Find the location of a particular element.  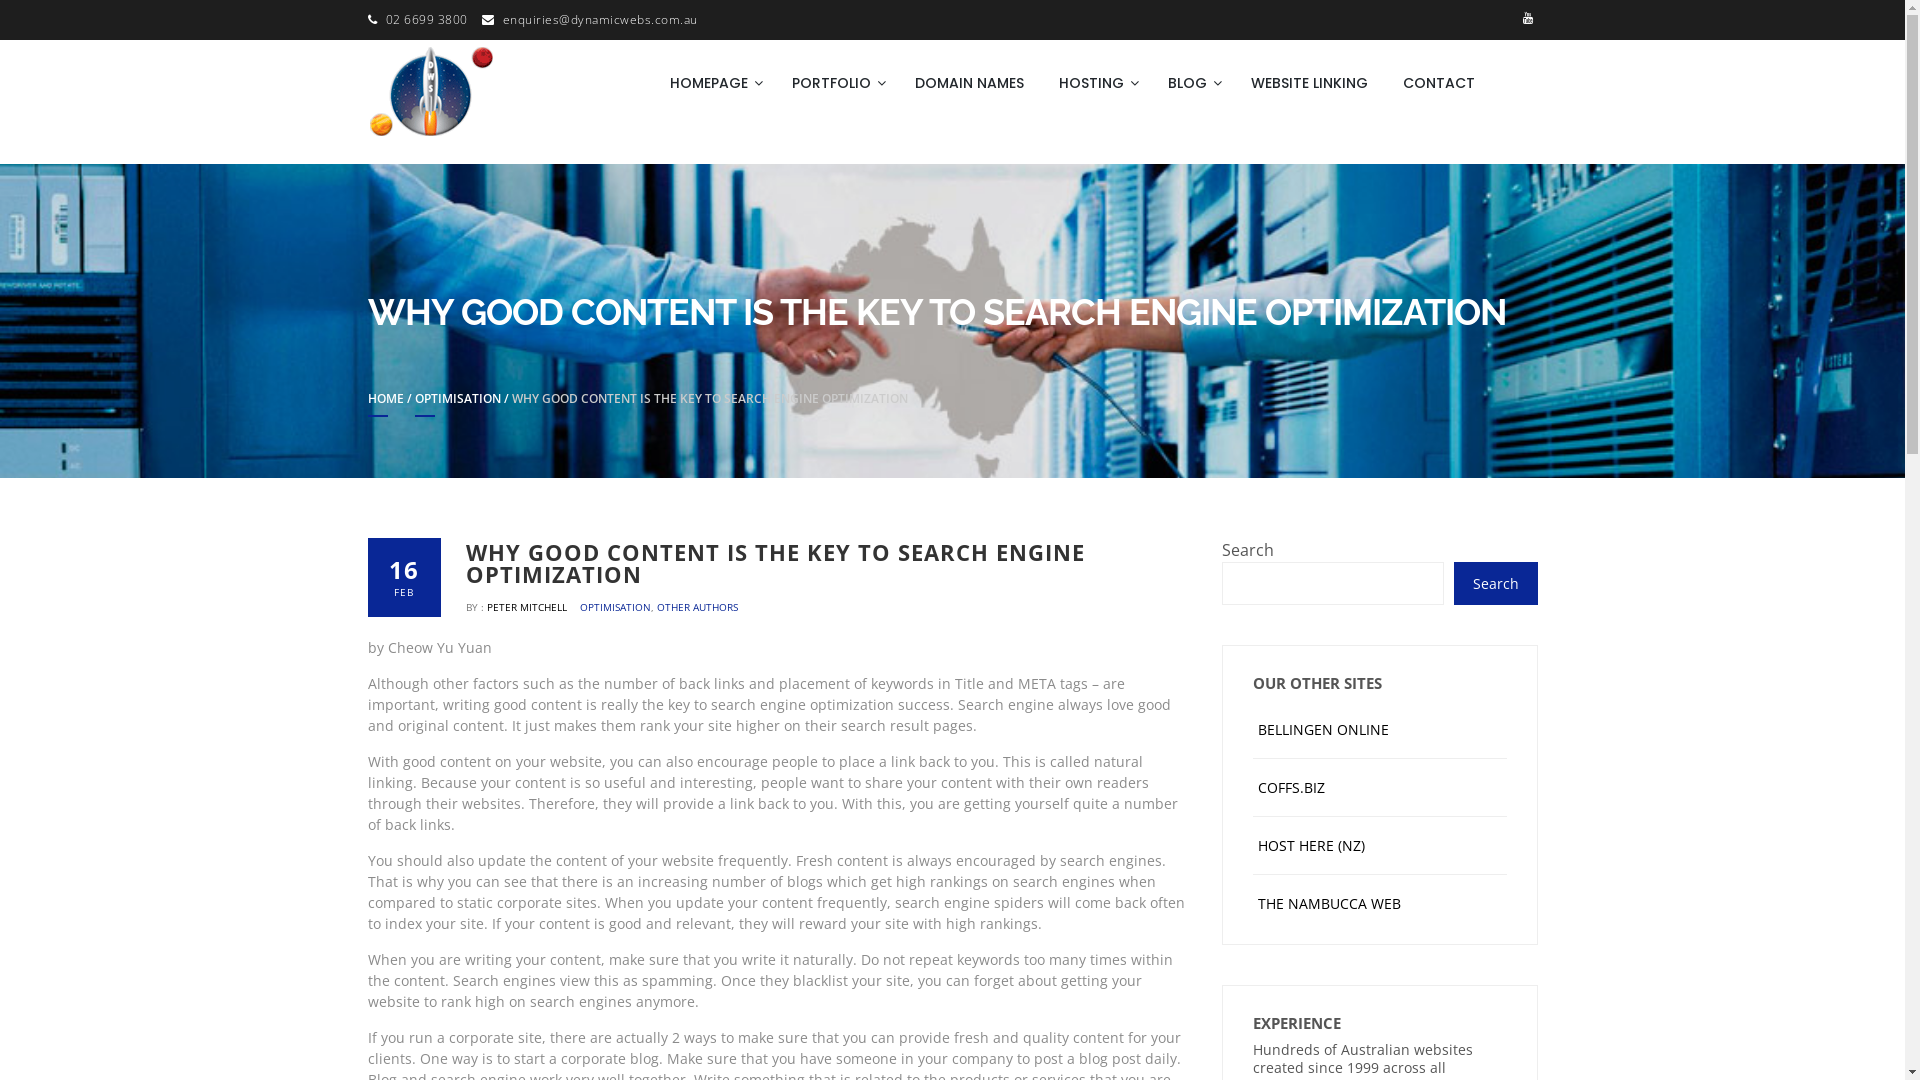

'THE NAMBUCCA WEB' is located at coordinates (1329, 903).